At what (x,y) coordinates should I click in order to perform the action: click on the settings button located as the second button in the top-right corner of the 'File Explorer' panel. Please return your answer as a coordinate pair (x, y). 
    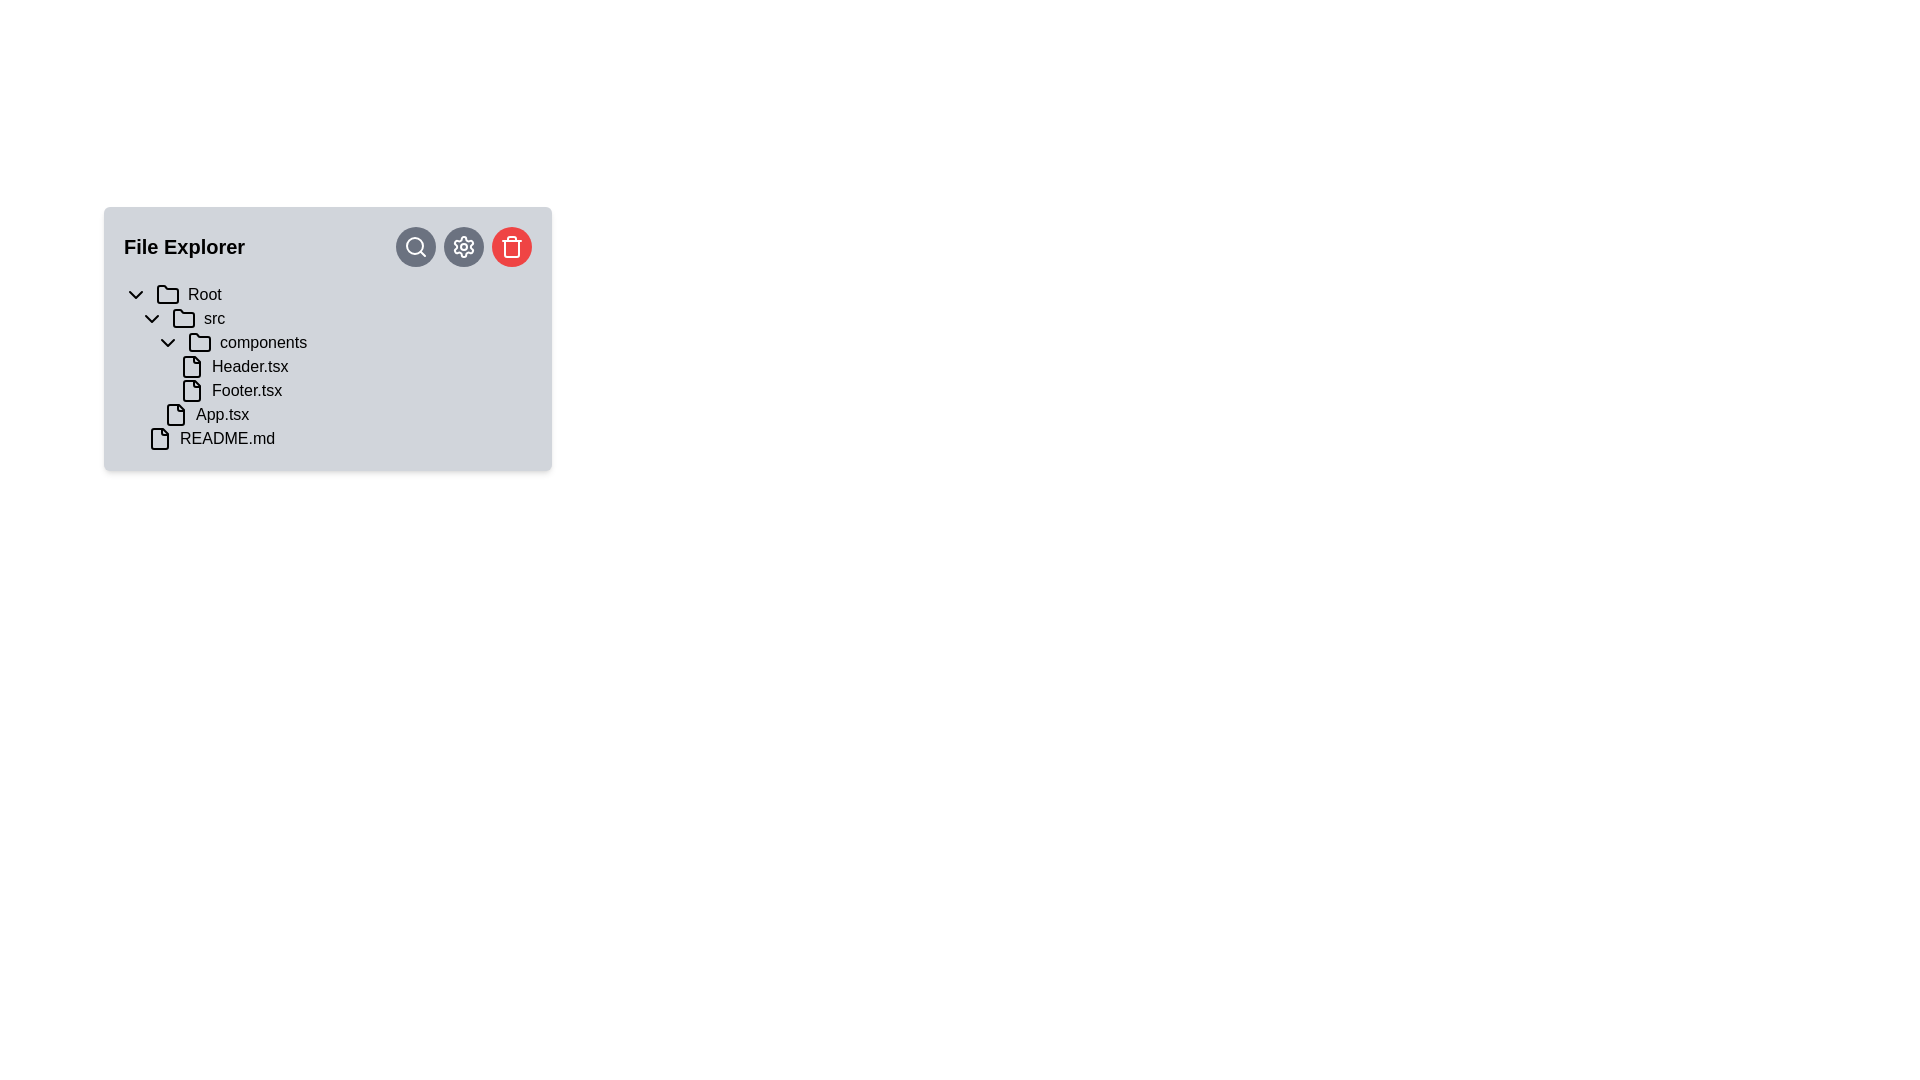
    Looking at the image, I should click on (463, 245).